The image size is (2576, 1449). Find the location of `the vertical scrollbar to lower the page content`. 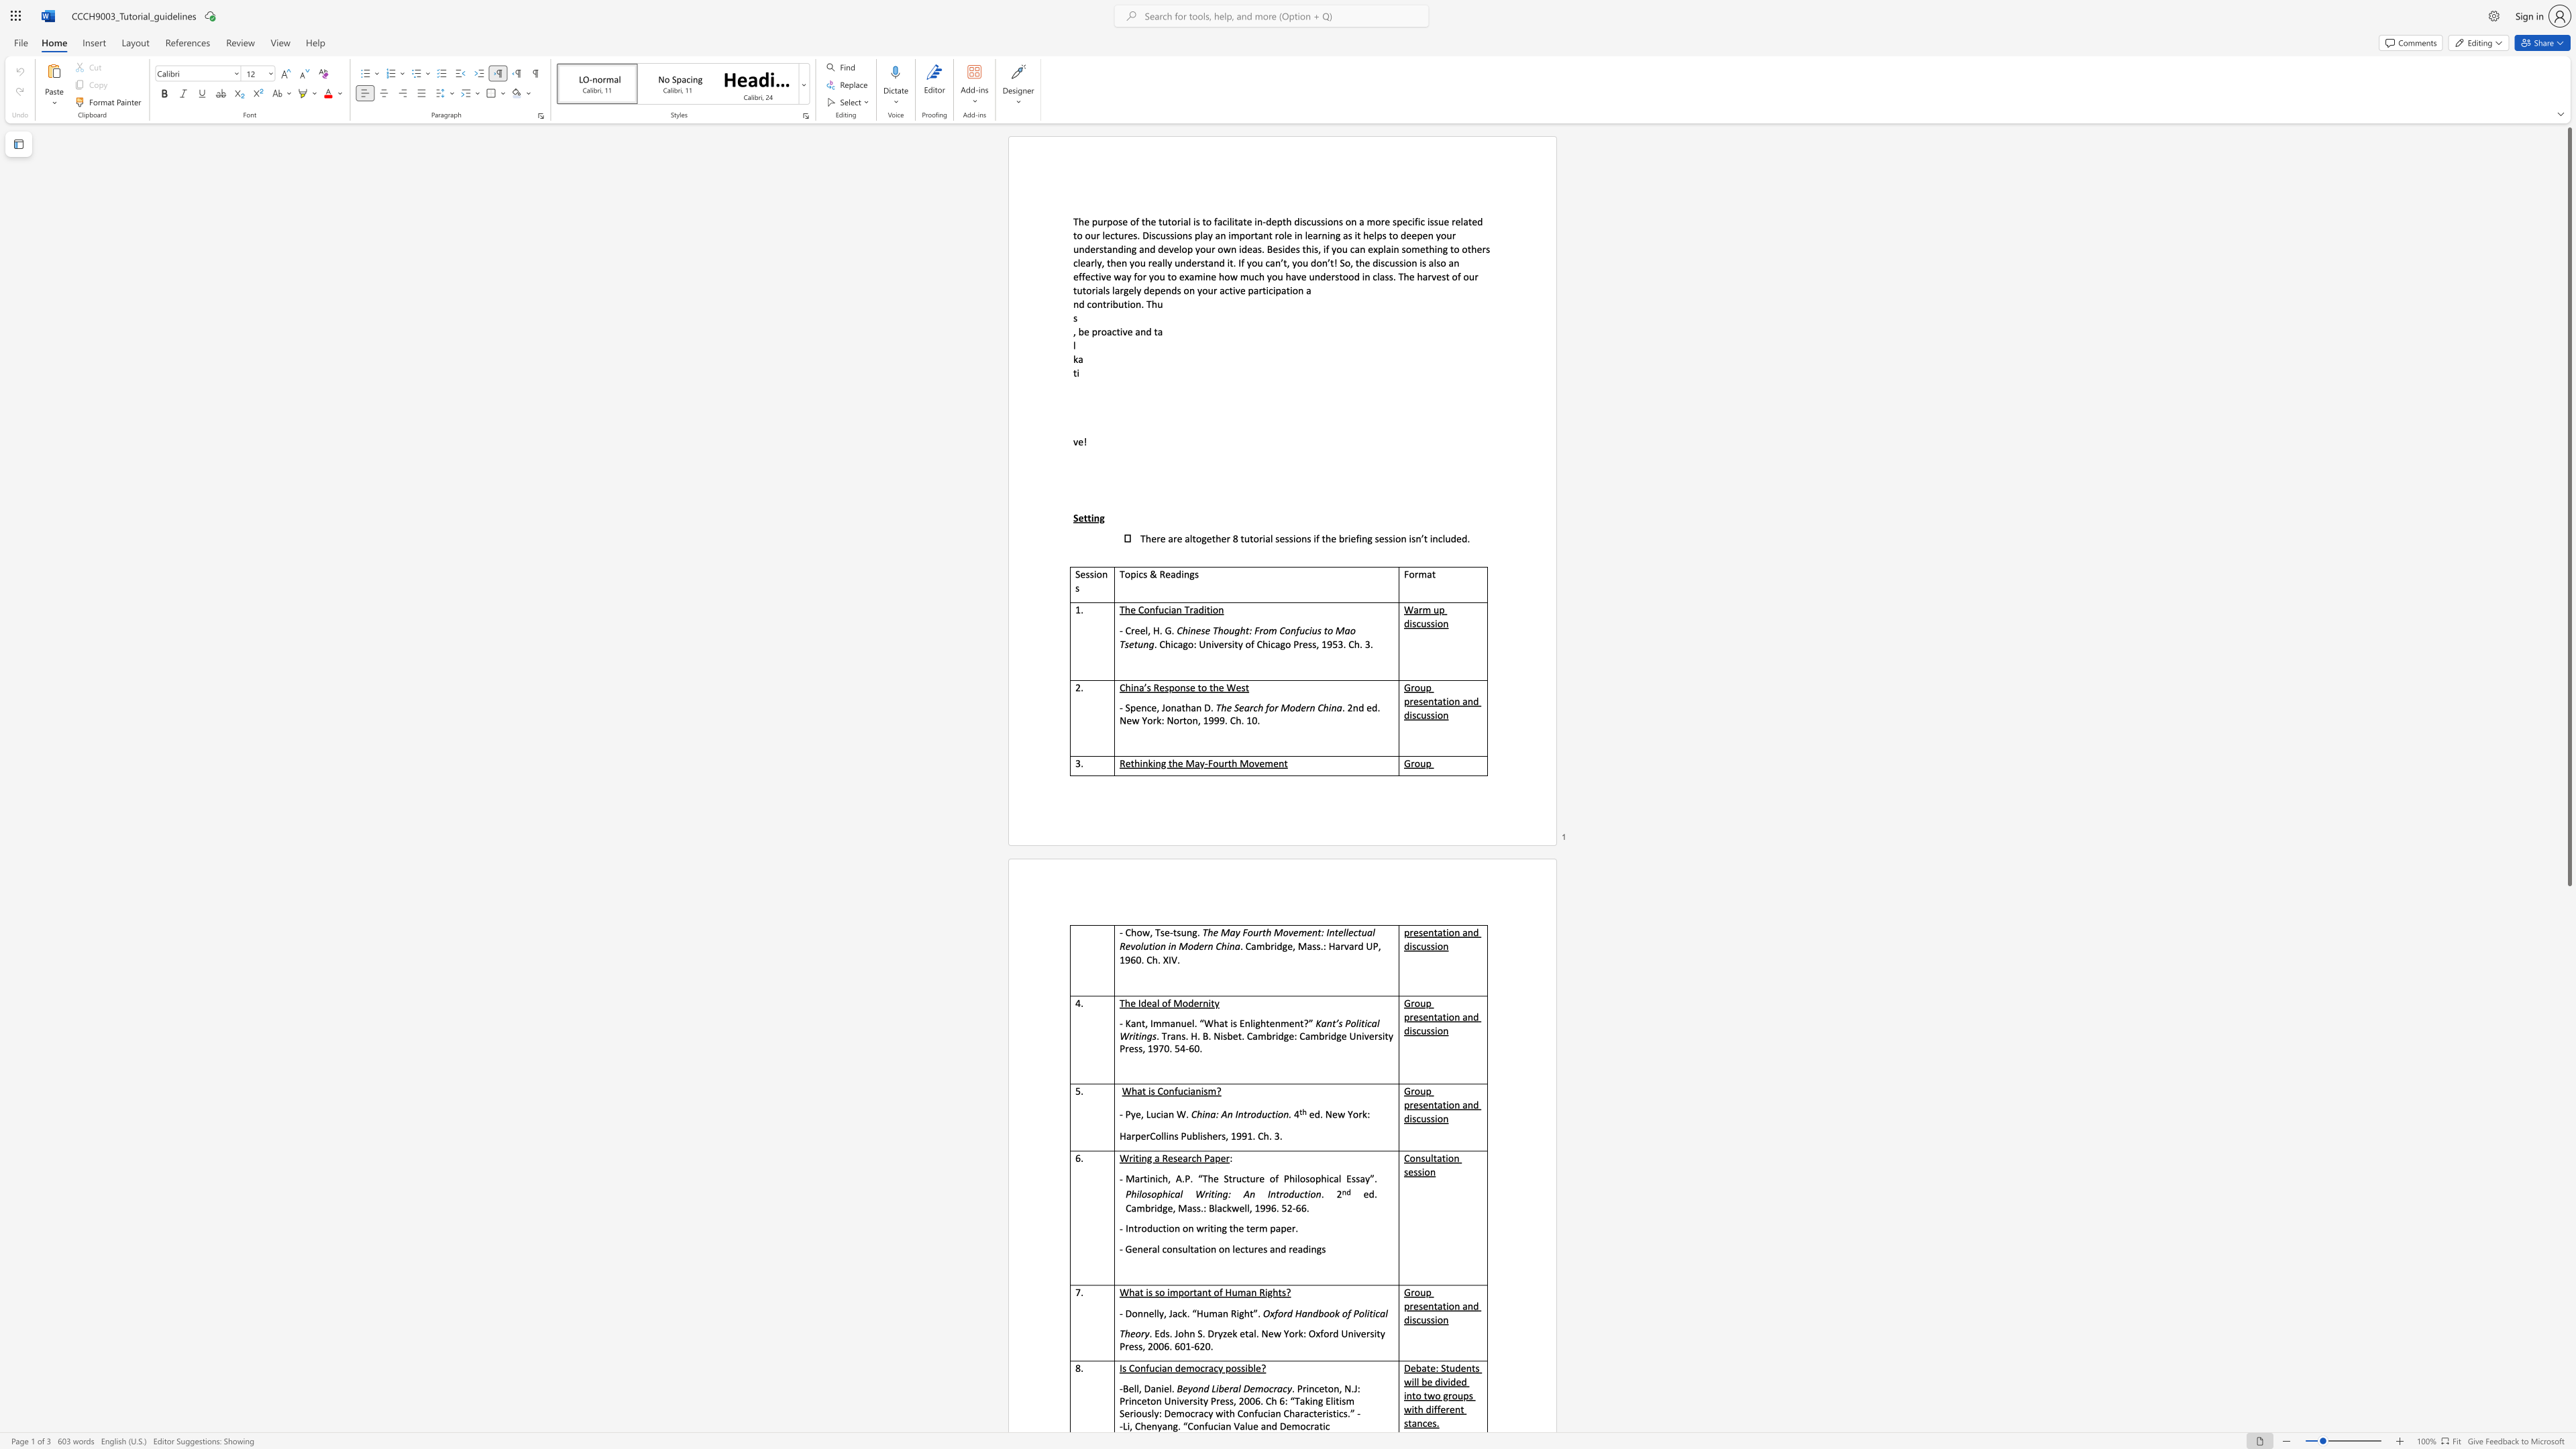

the vertical scrollbar to lower the page content is located at coordinates (2568, 1153).